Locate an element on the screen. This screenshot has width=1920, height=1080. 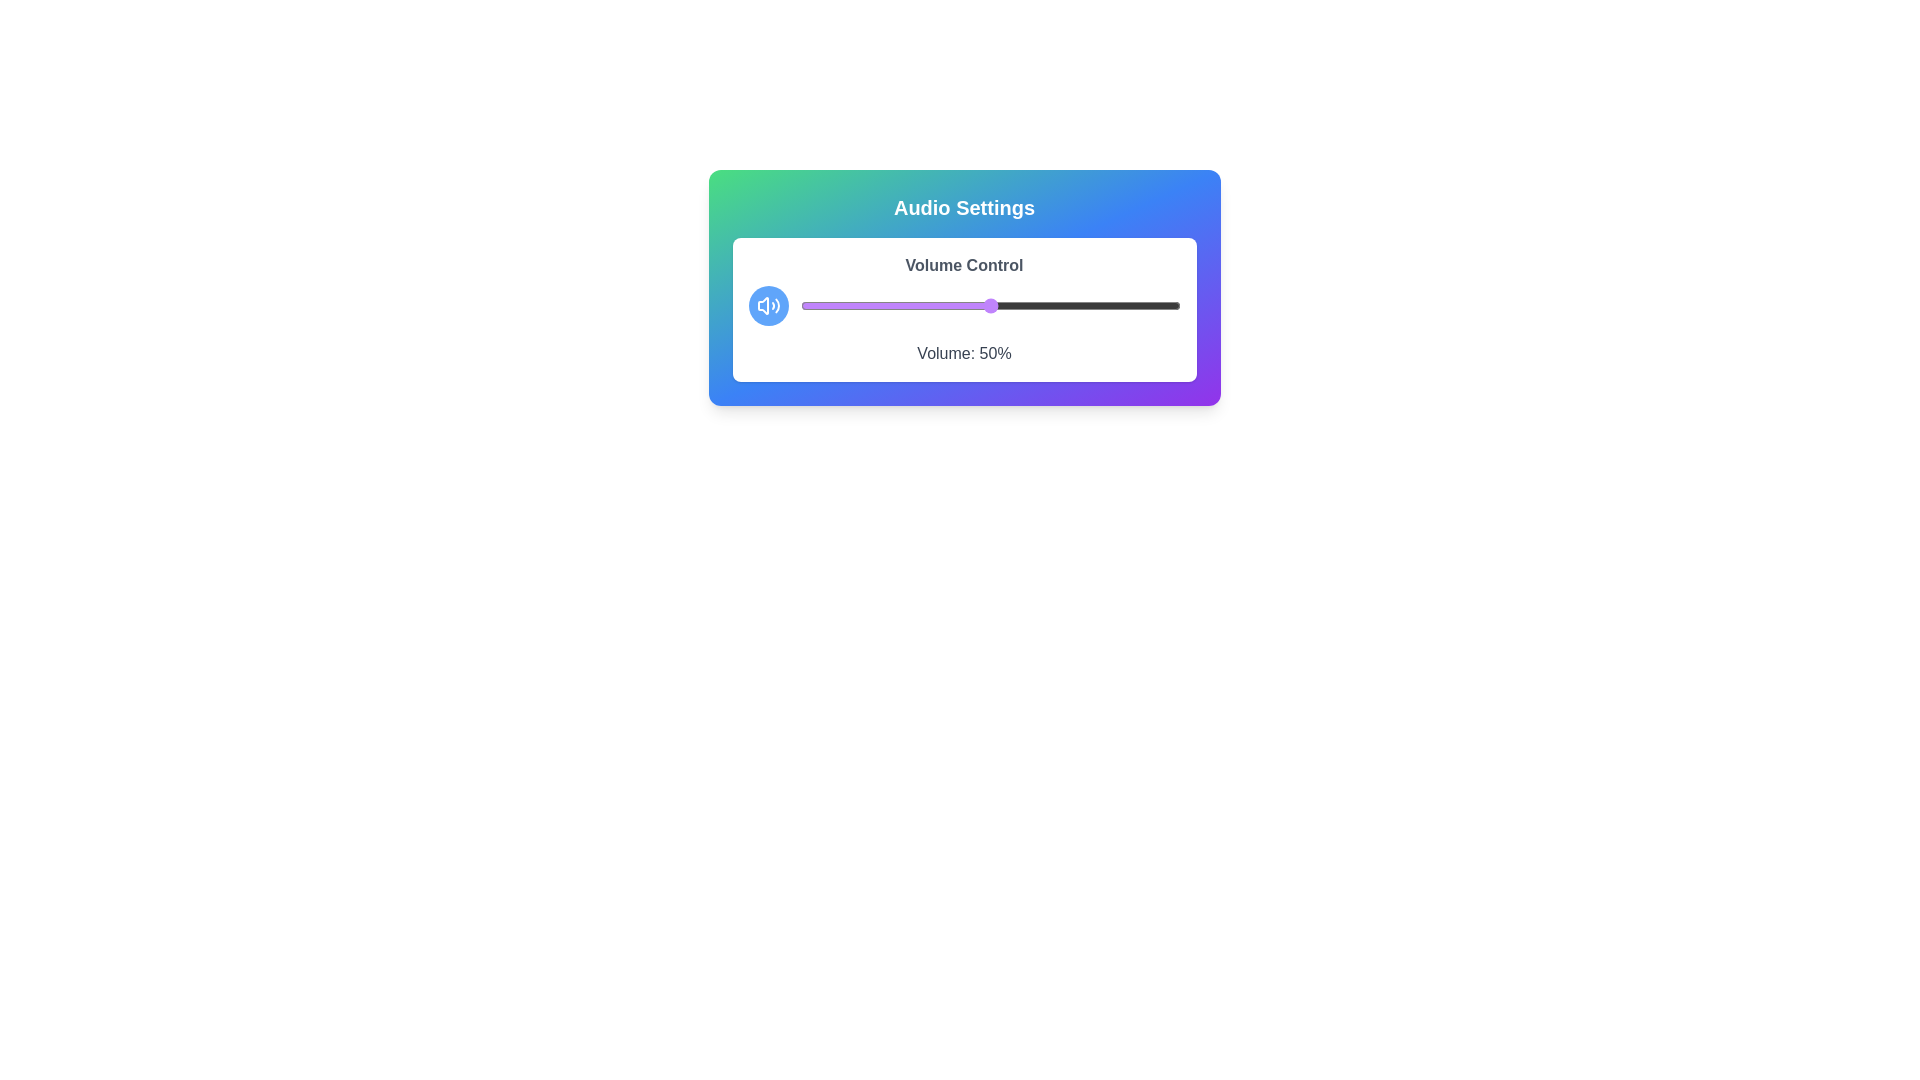
the leftmost sound volume level icon within the audio settings card is located at coordinates (762, 305).